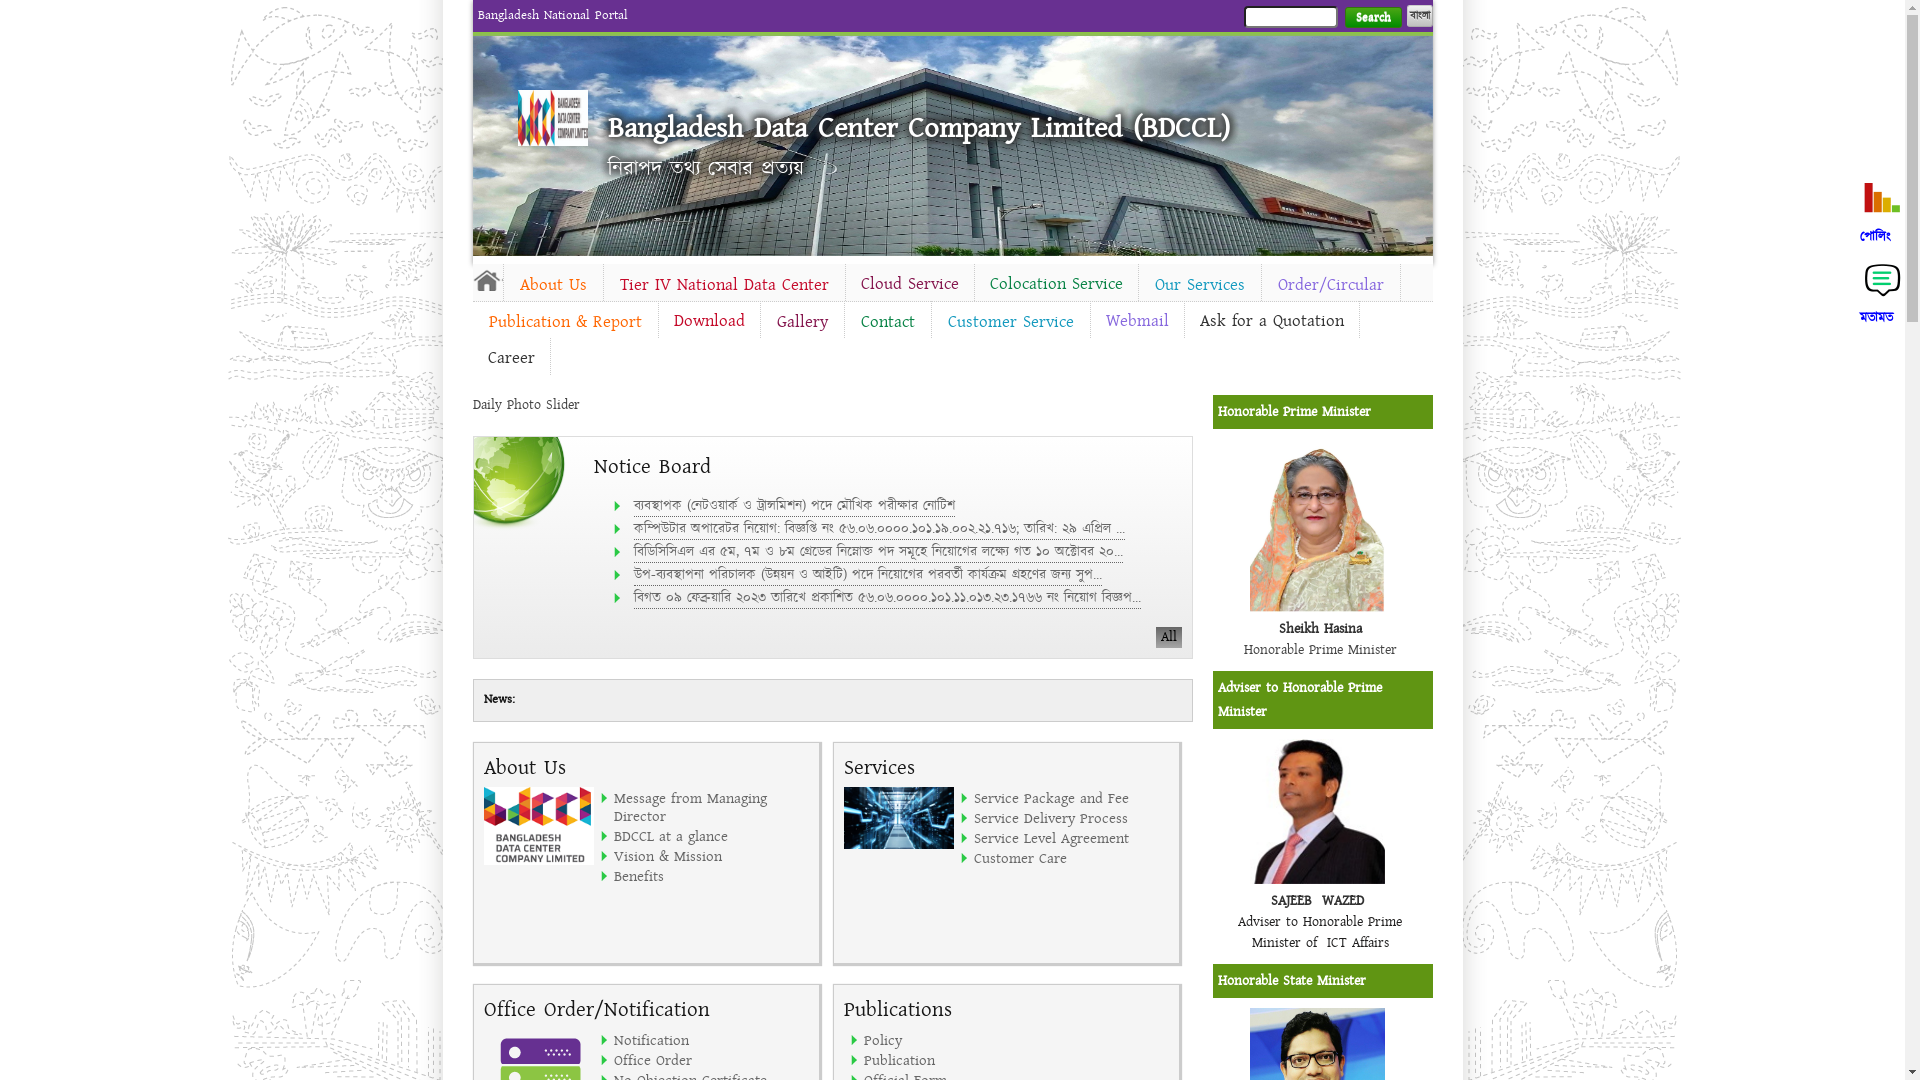 The image size is (1920, 1080). Describe the element at coordinates (909, 284) in the screenshot. I see `'Cloud Service'` at that location.